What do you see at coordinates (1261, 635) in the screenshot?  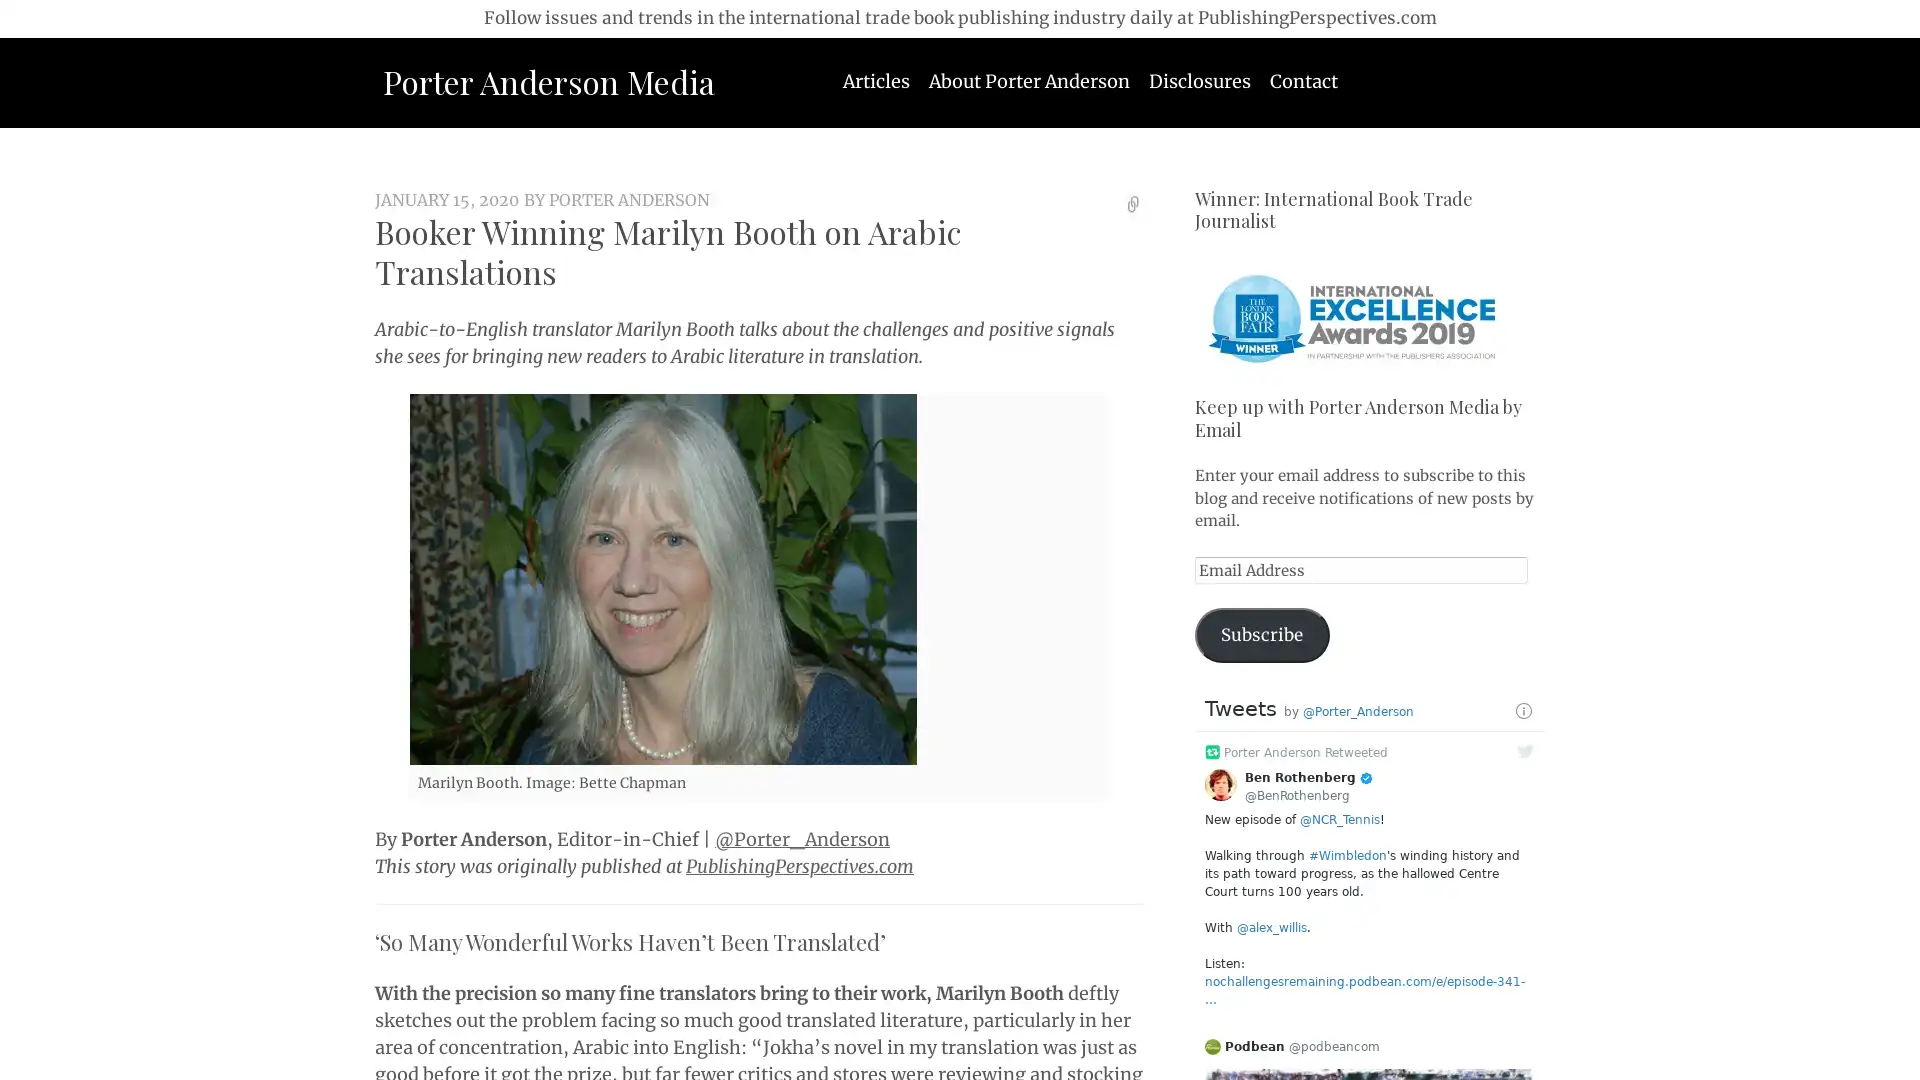 I see `Subscribe` at bounding box center [1261, 635].